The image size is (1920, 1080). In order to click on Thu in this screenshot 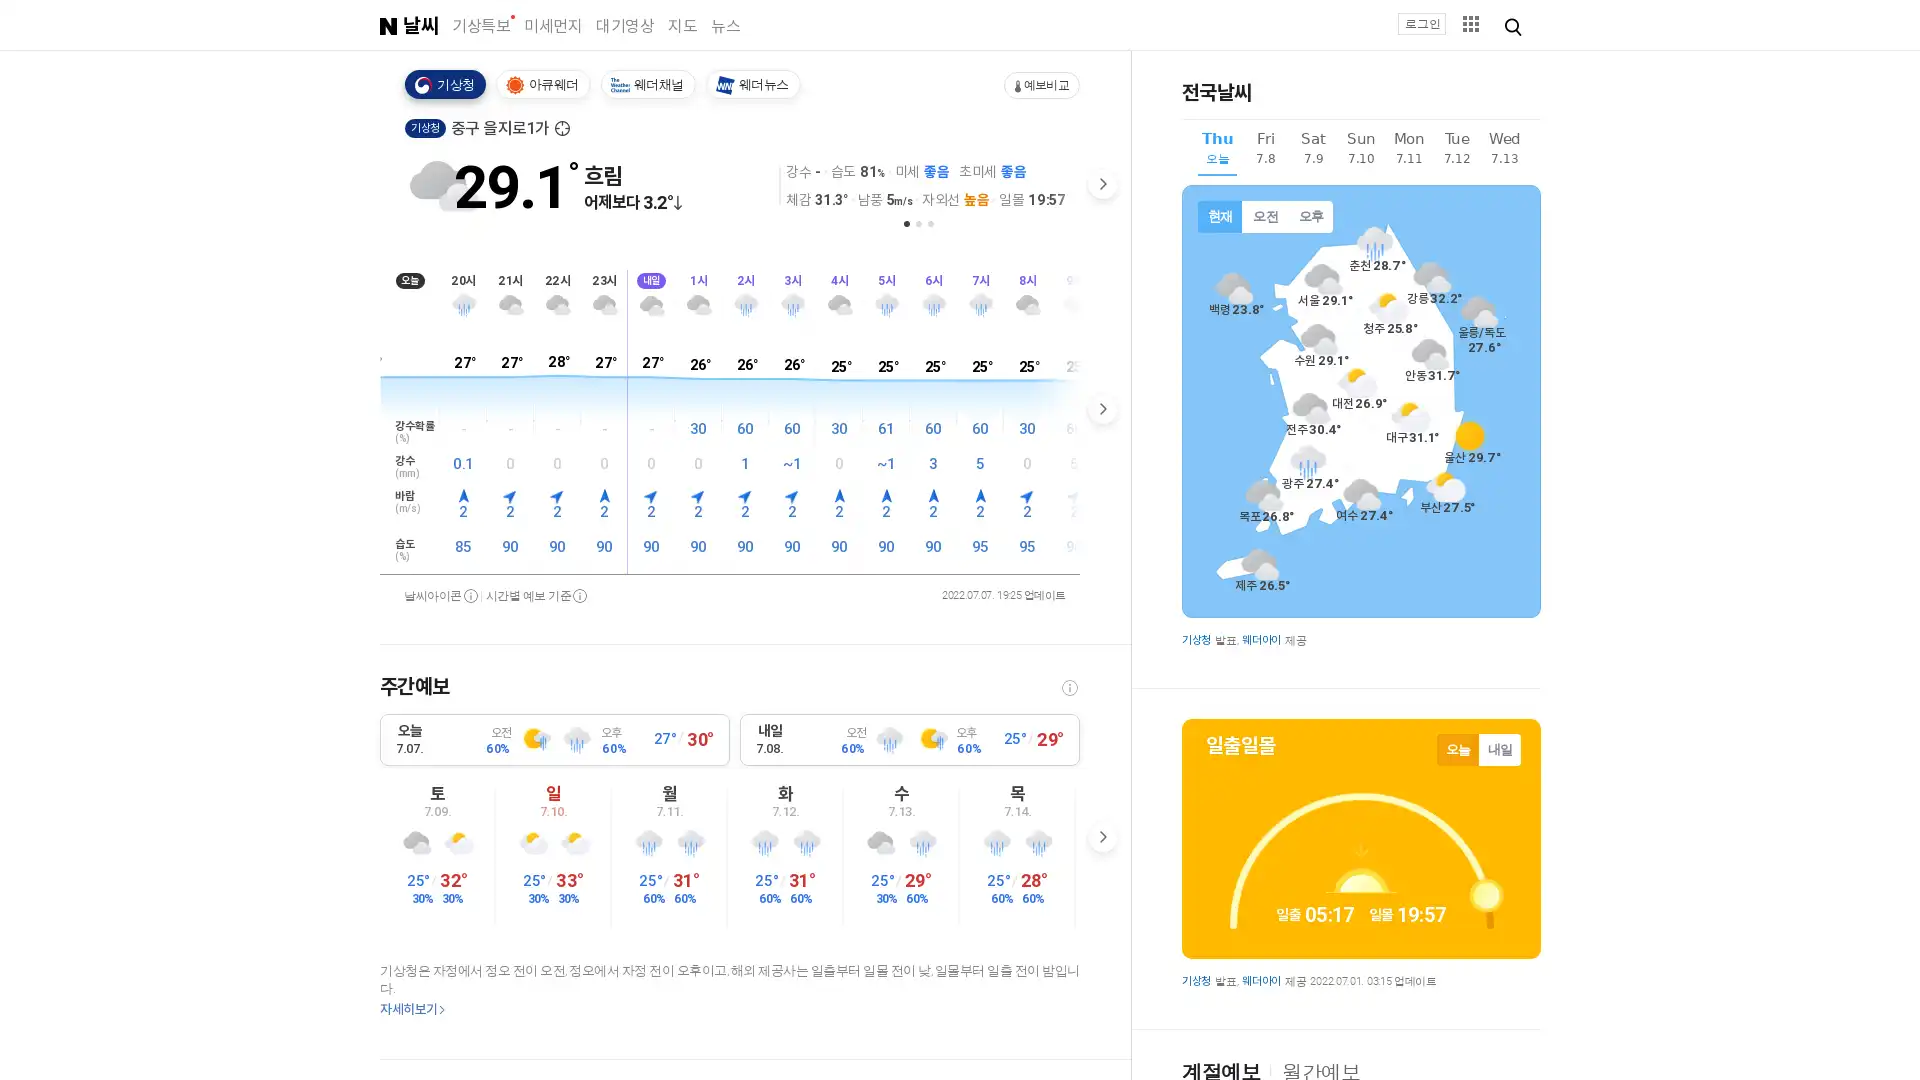, I will do `click(1216, 152)`.